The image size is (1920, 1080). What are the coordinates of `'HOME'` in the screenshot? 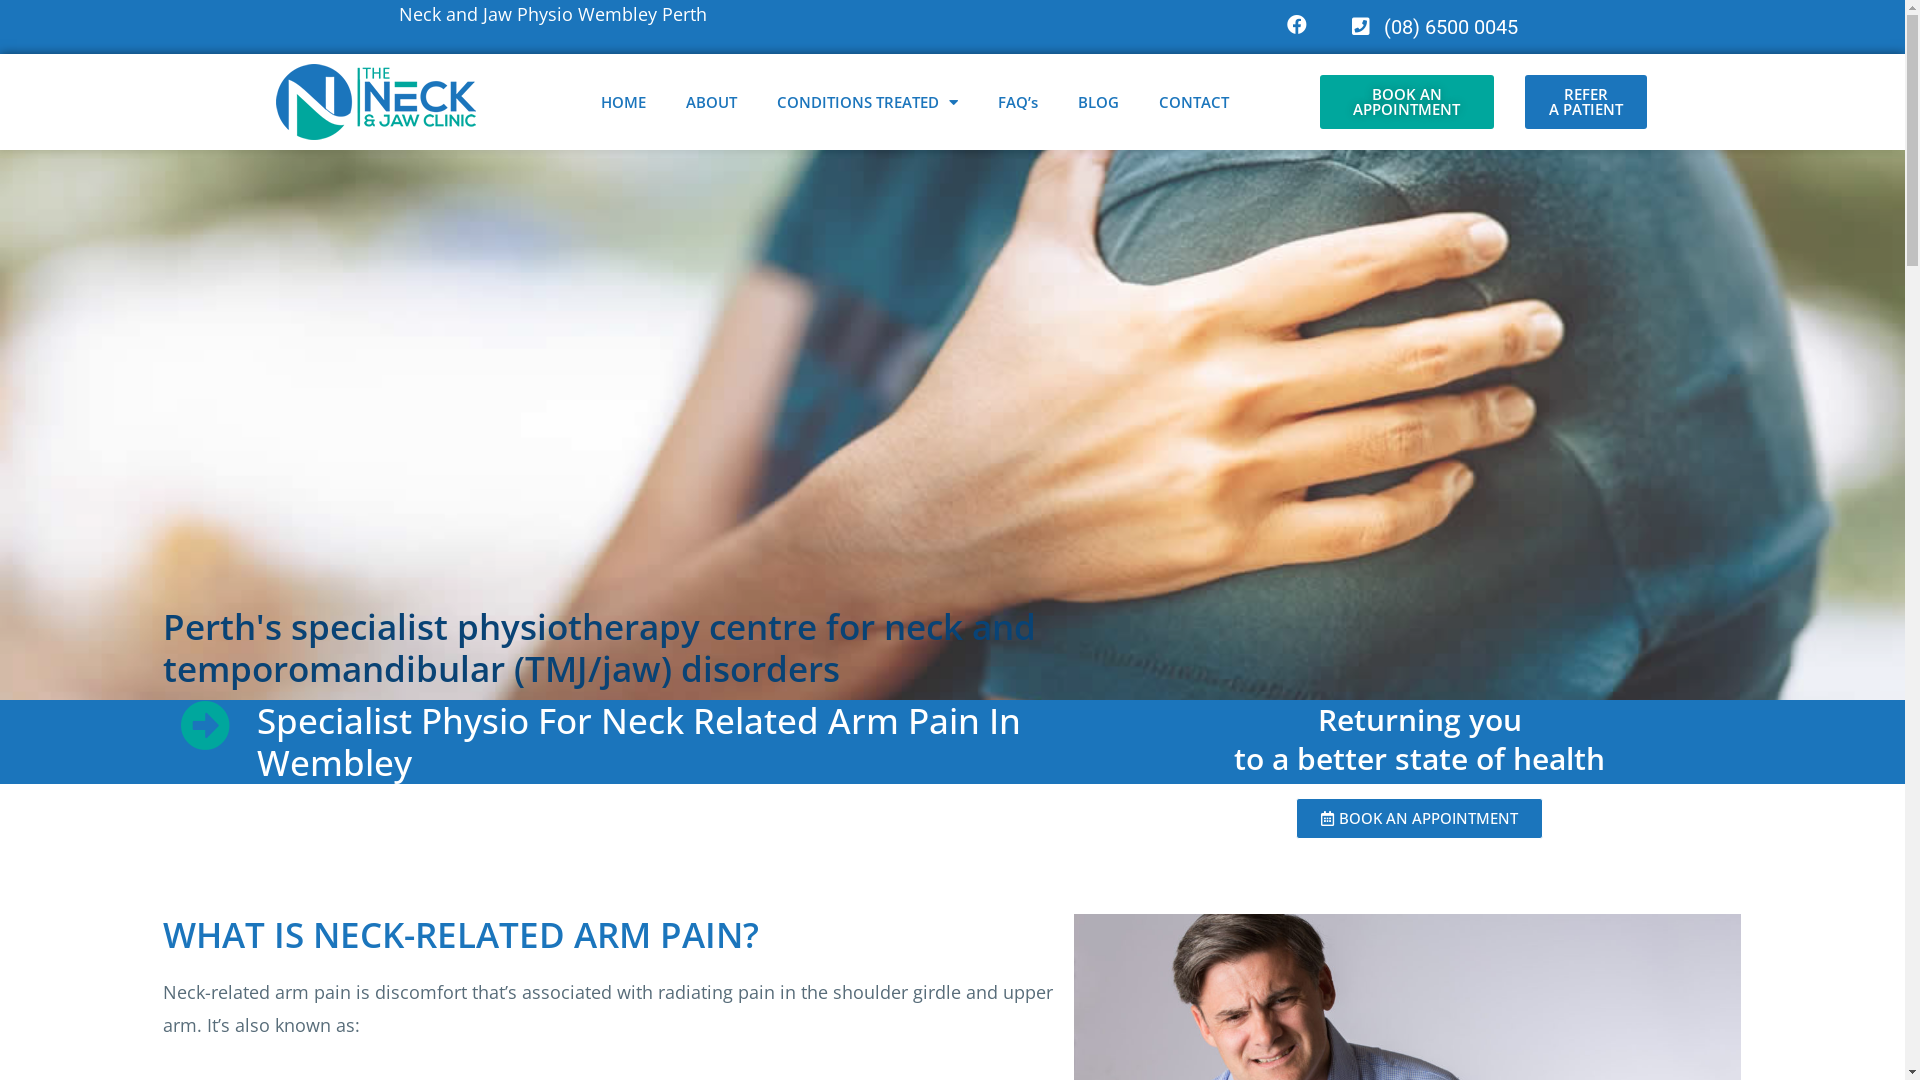 It's located at (622, 101).